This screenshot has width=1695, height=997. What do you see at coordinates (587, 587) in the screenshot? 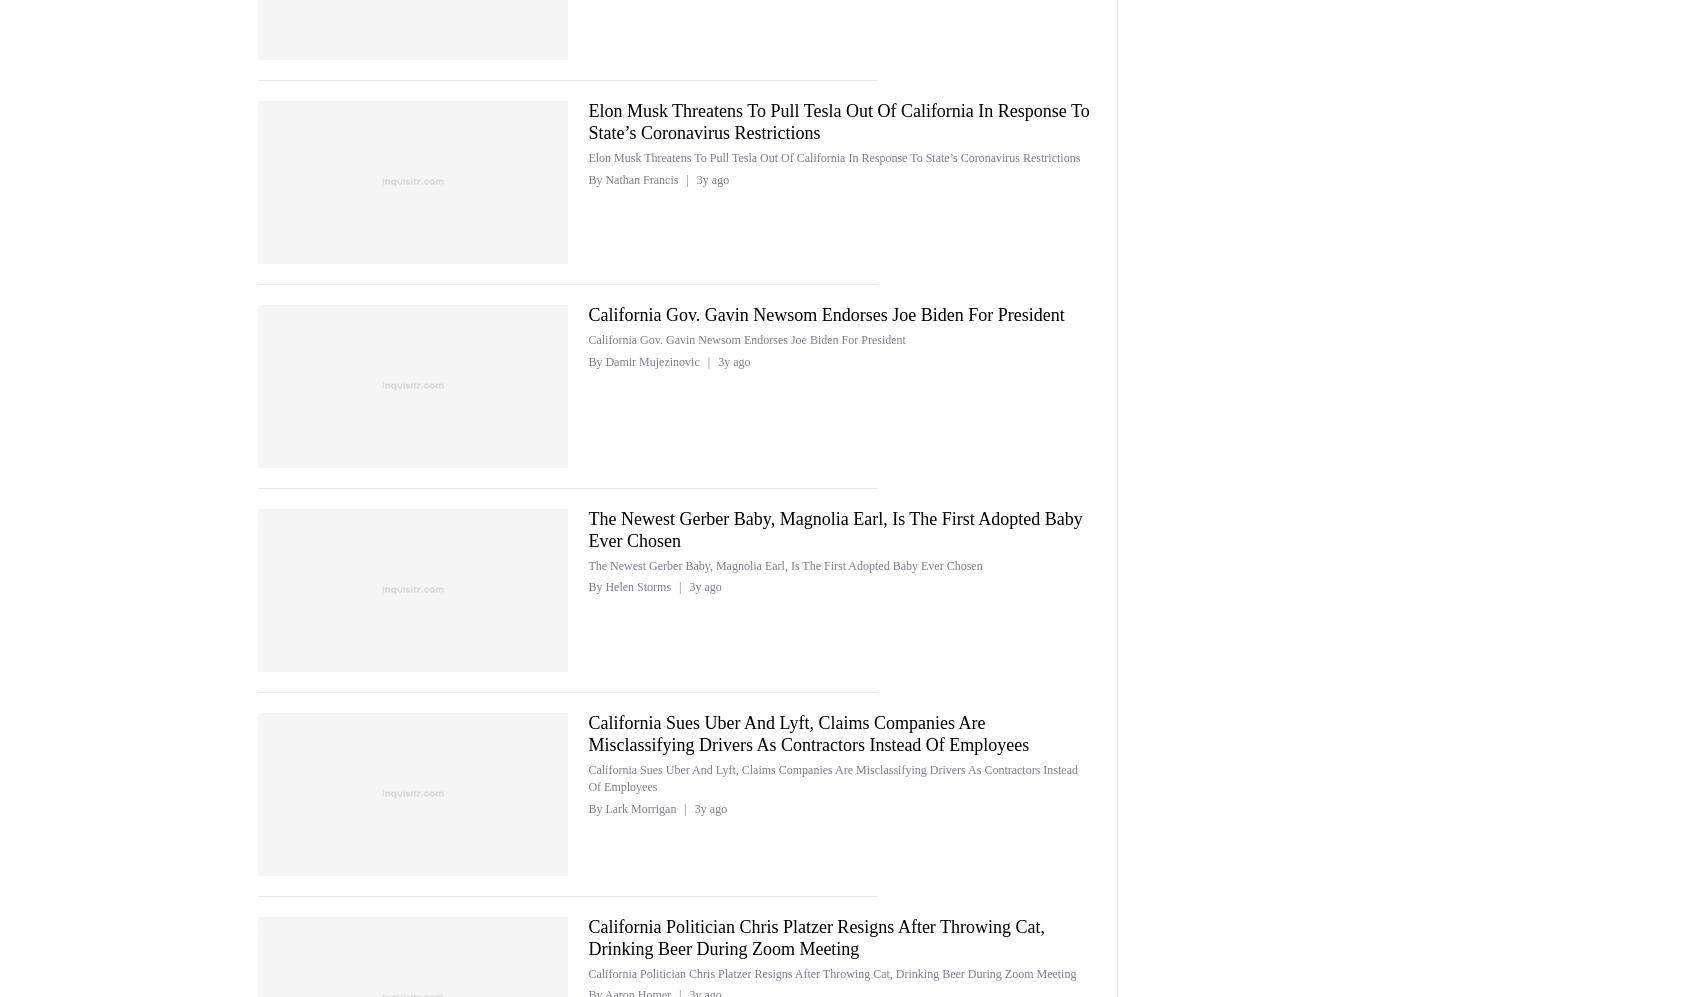
I see `'By Helen Storms'` at bounding box center [587, 587].